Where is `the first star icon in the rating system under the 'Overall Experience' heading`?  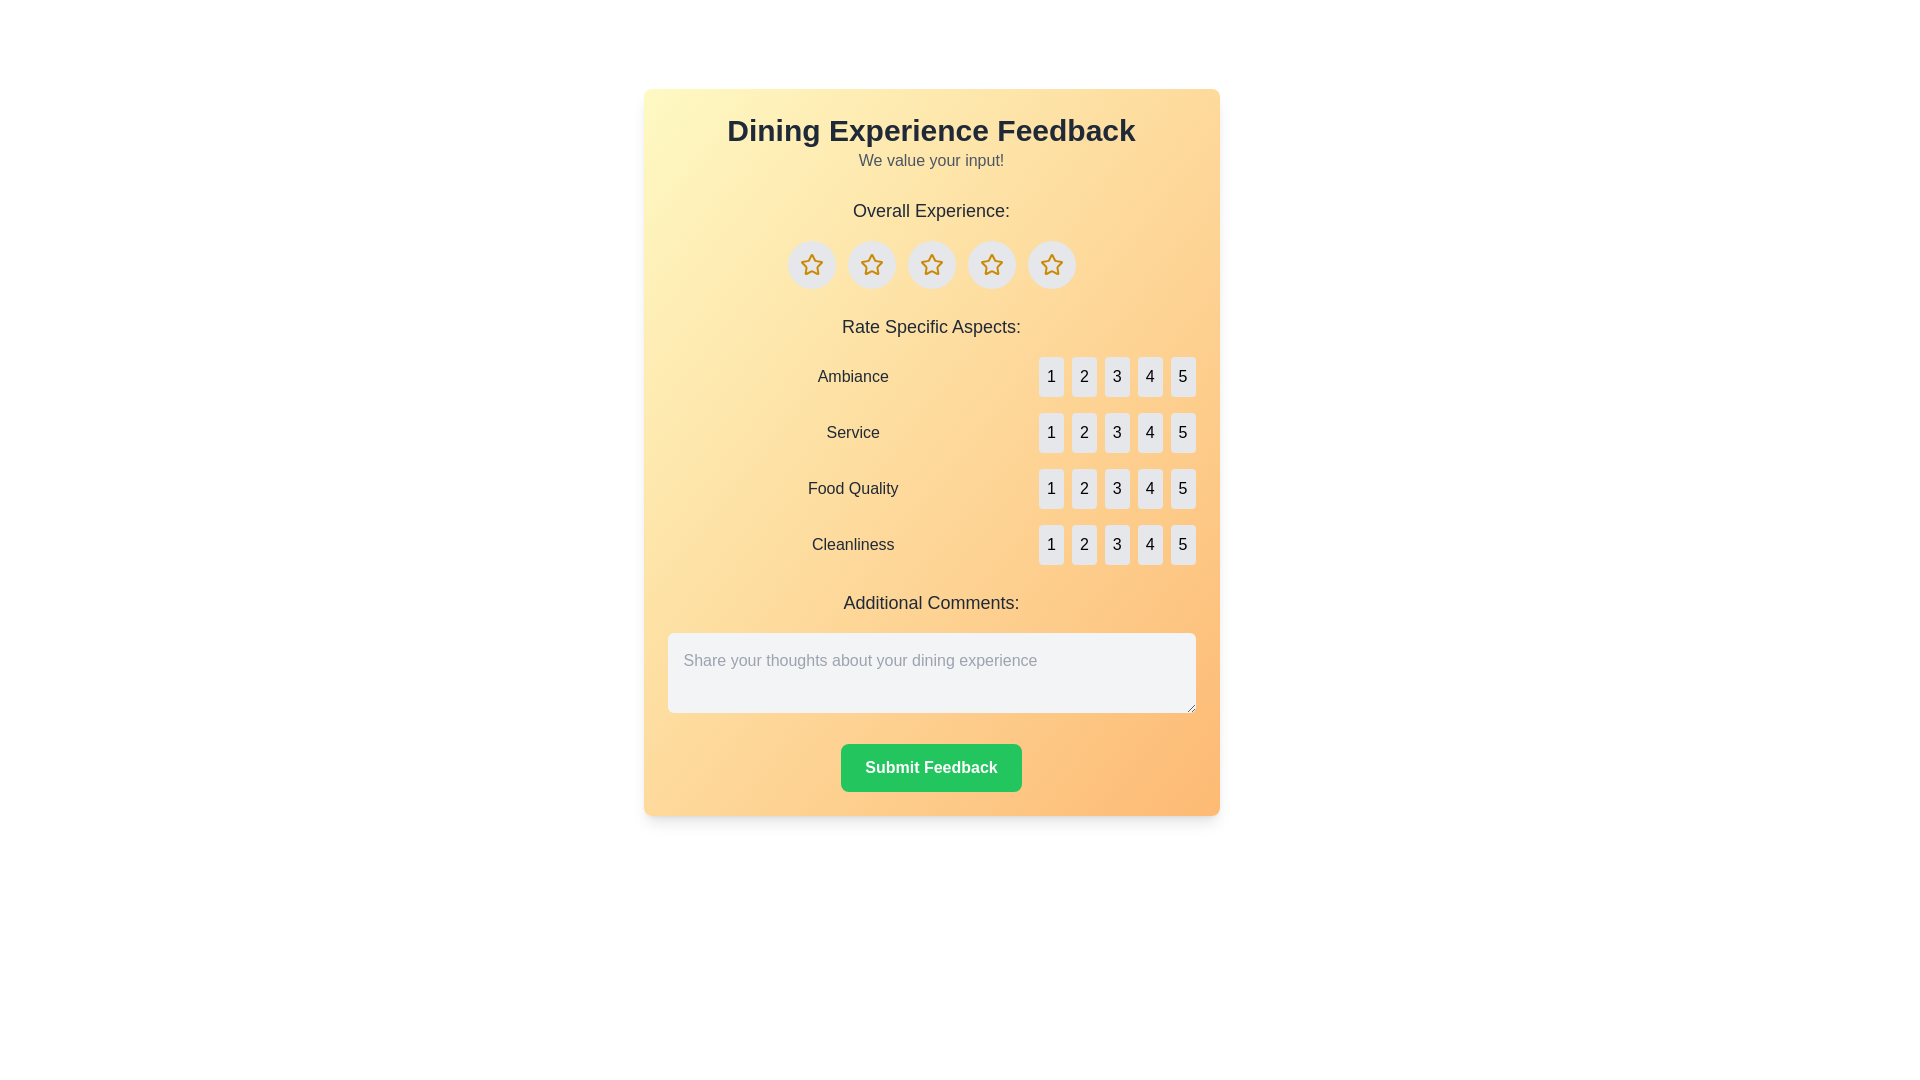 the first star icon in the rating system under the 'Overall Experience' heading is located at coordinates (811, 264).